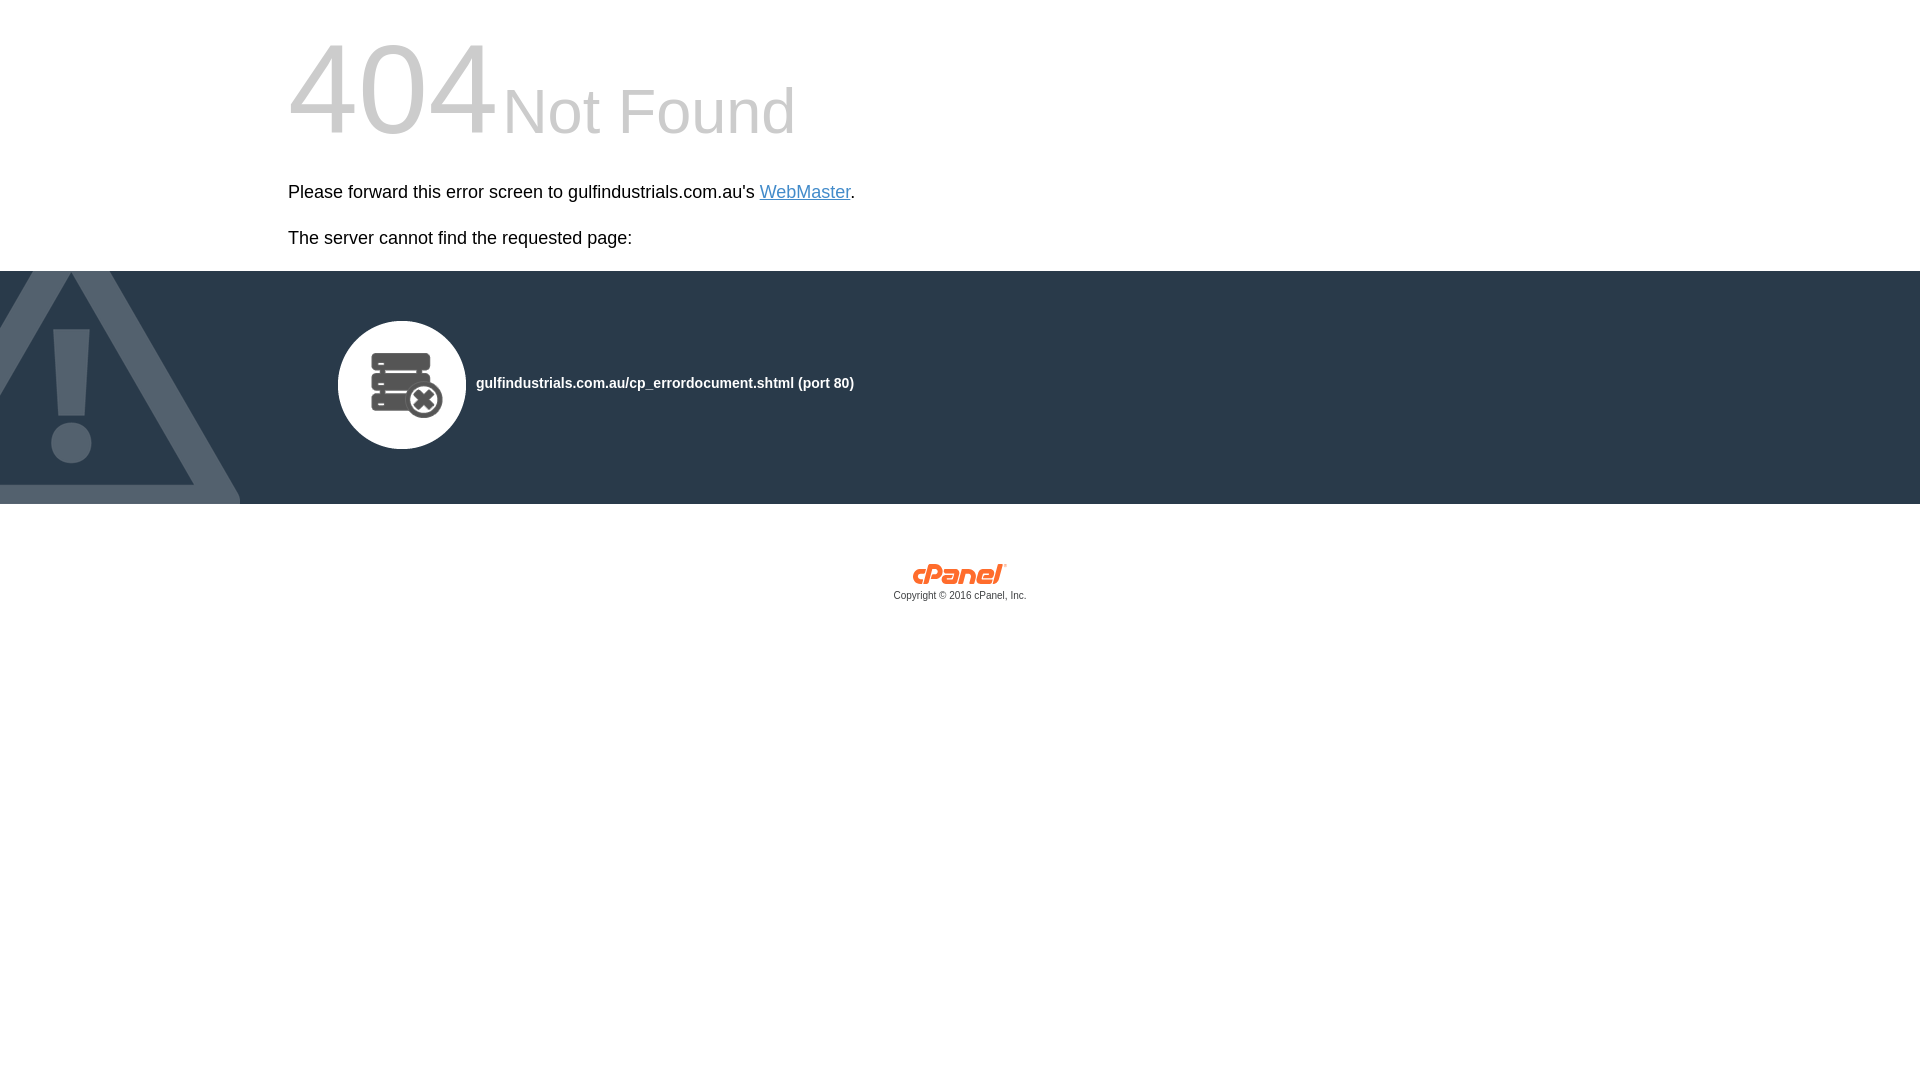  Describe the element at coordinates (805, 192) in the screenshot. I see `'WebMaster'` at that location.